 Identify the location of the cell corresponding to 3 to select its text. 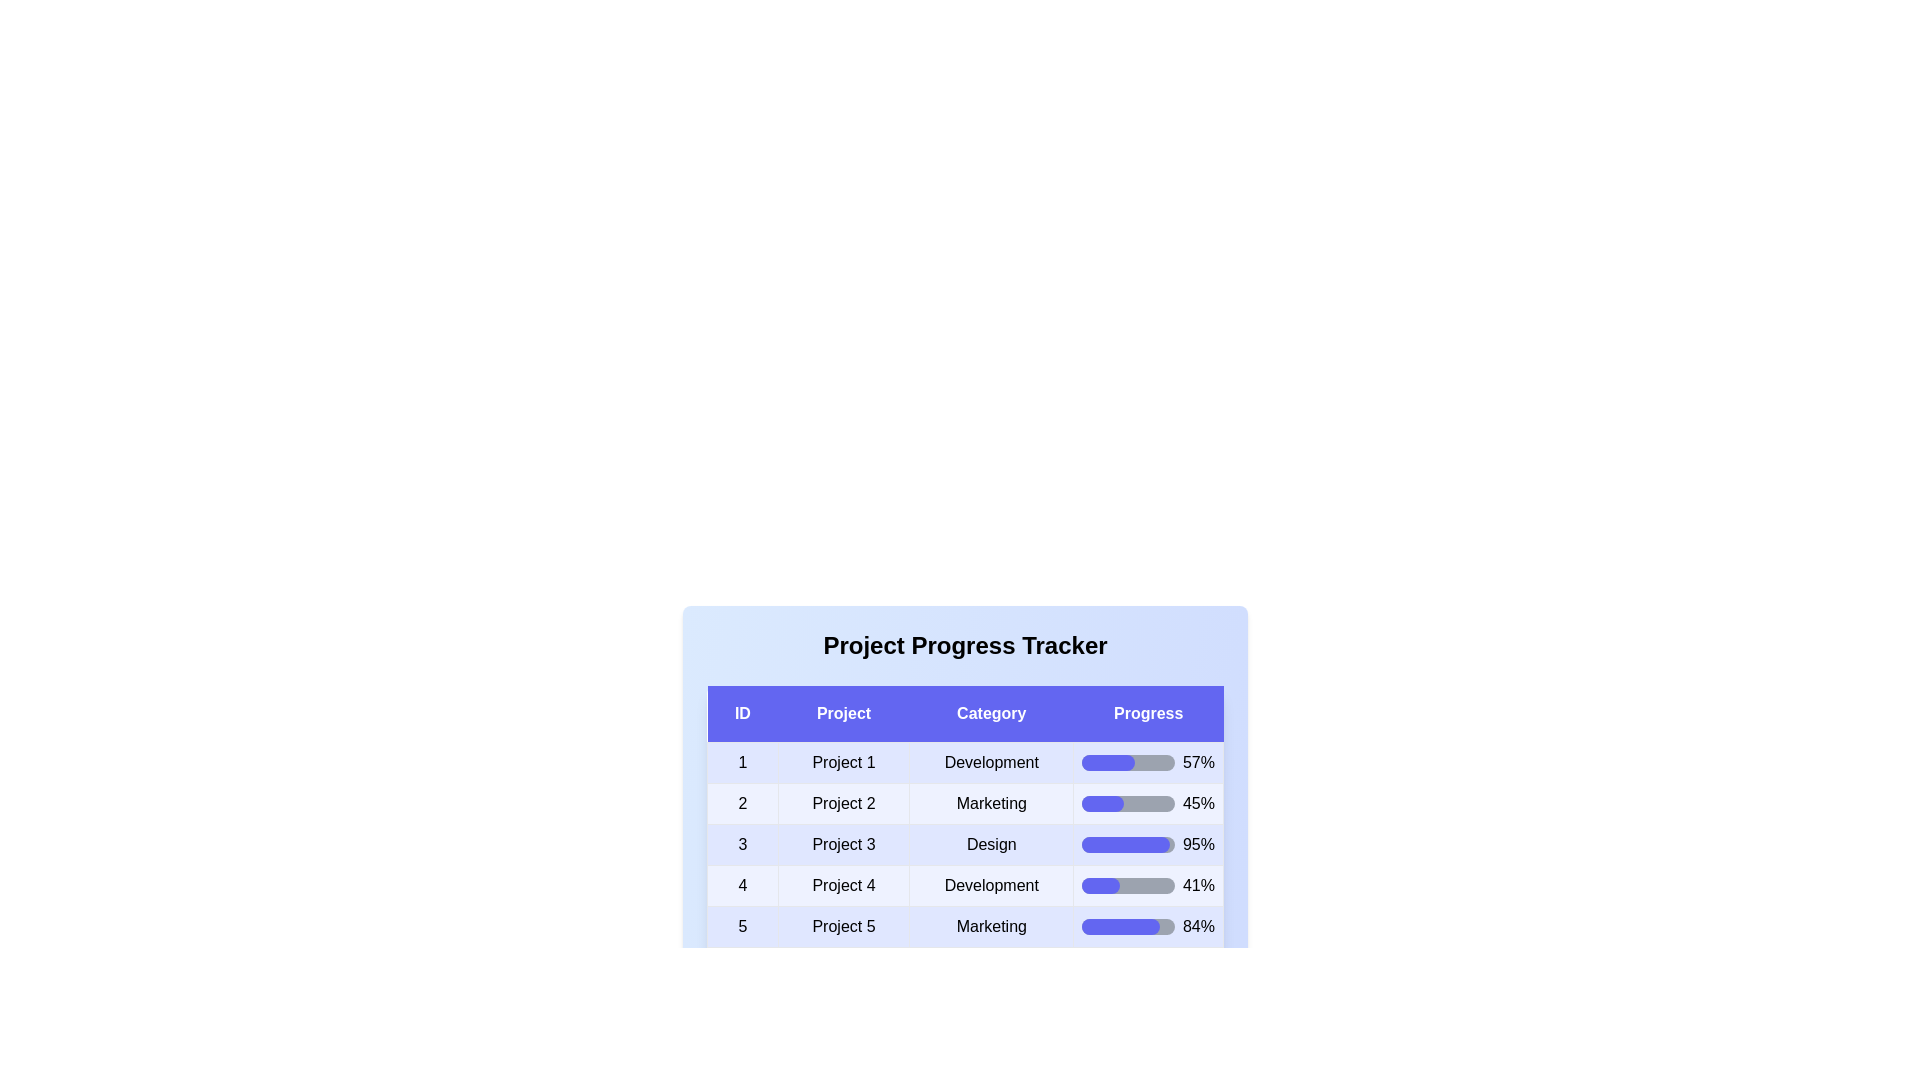
(741, 844).